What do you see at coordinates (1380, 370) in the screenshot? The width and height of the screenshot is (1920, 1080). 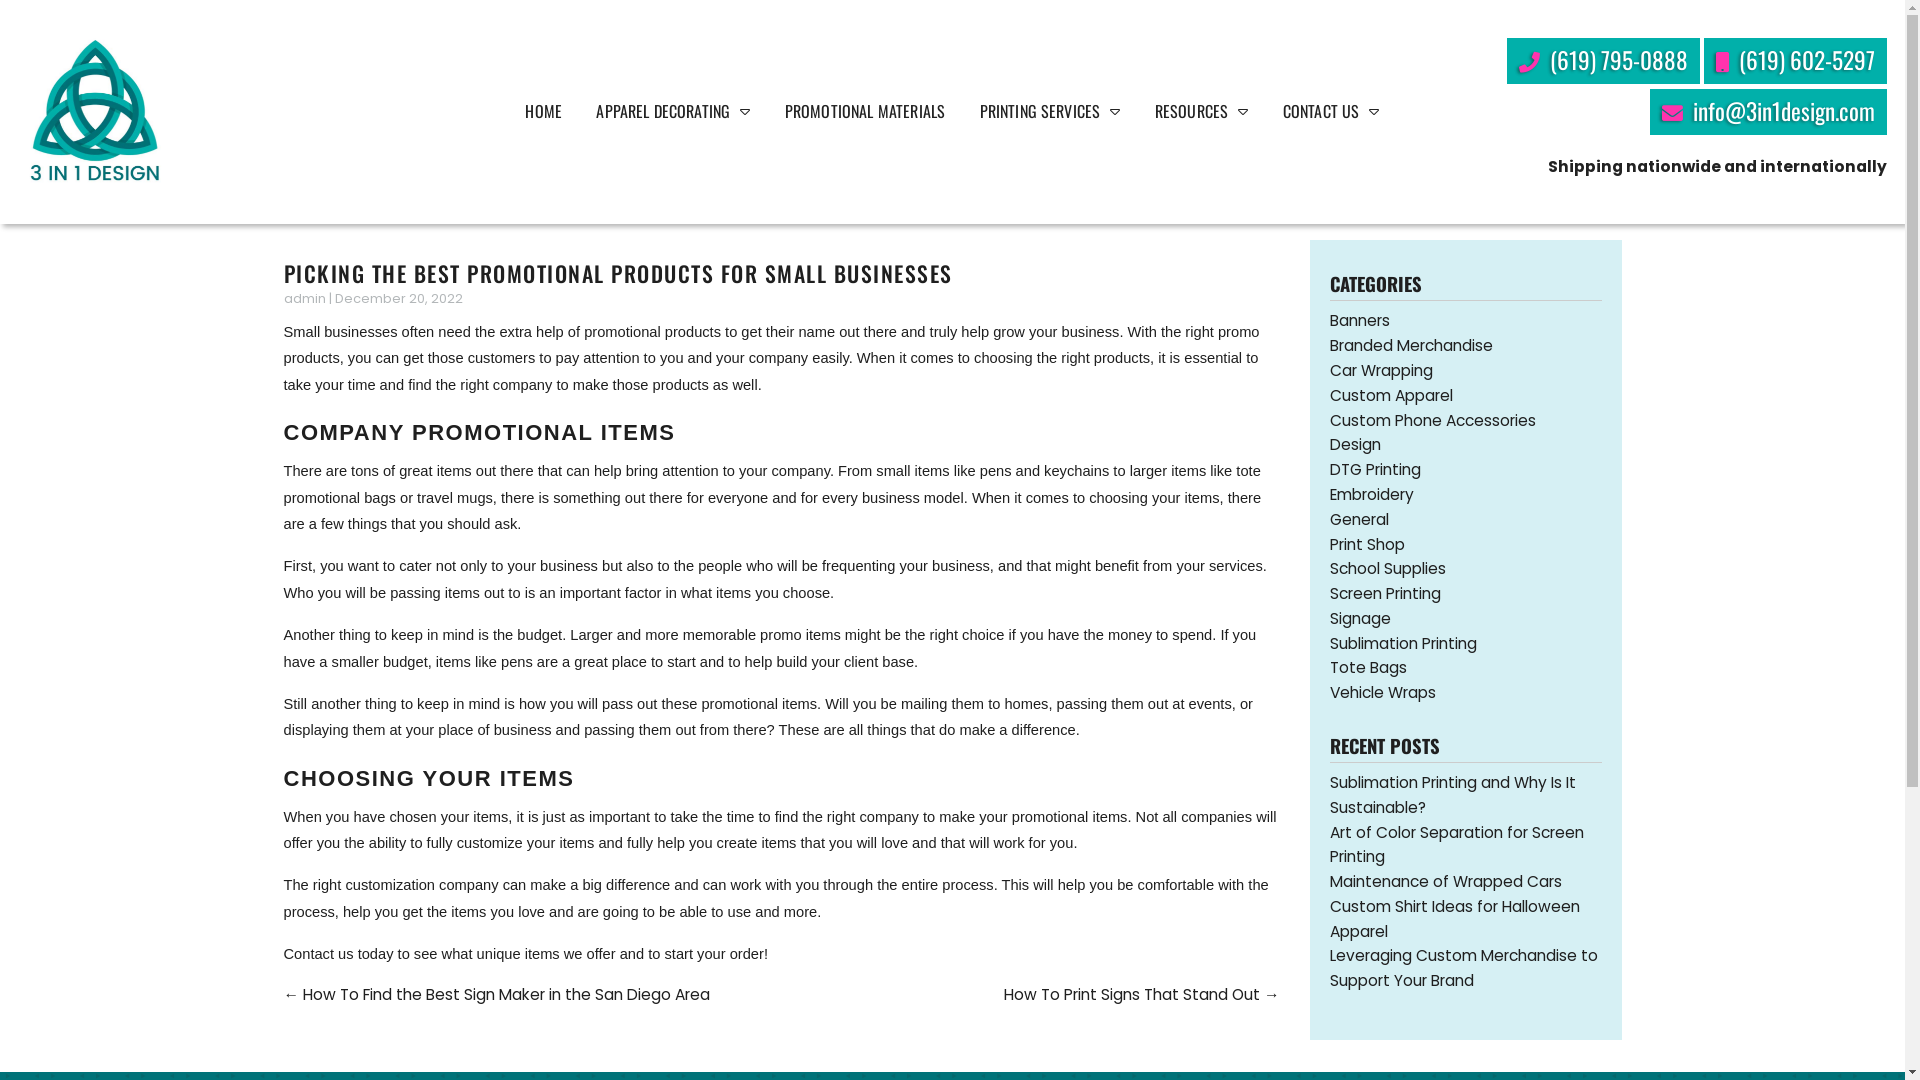 I see `'Car Wrapping'` at bounding box center [1380, 370].